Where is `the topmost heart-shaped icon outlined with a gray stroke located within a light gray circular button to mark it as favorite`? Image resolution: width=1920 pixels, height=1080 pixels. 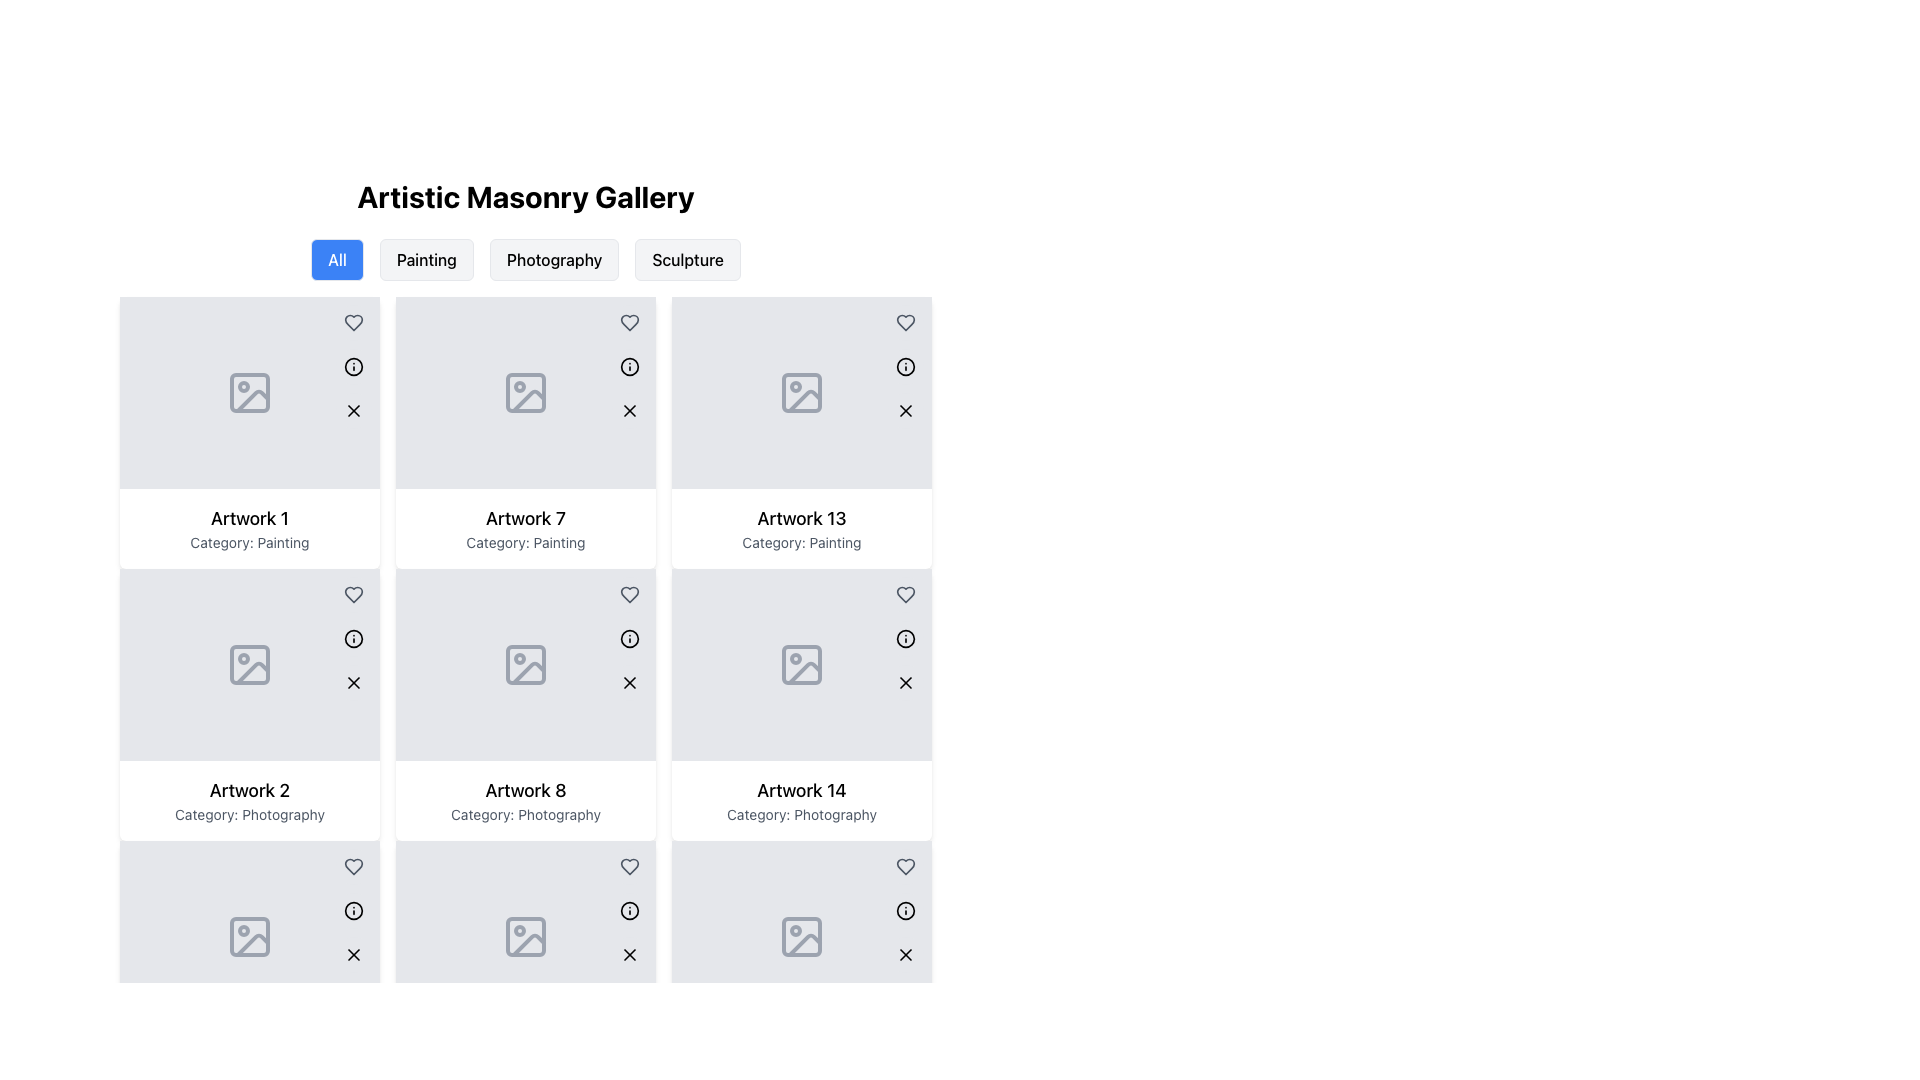 the topmost heart-shaped icon outlined with a gray stroke located within a light gray circular button to mark it as favorite is located at coordinates (354, 322).